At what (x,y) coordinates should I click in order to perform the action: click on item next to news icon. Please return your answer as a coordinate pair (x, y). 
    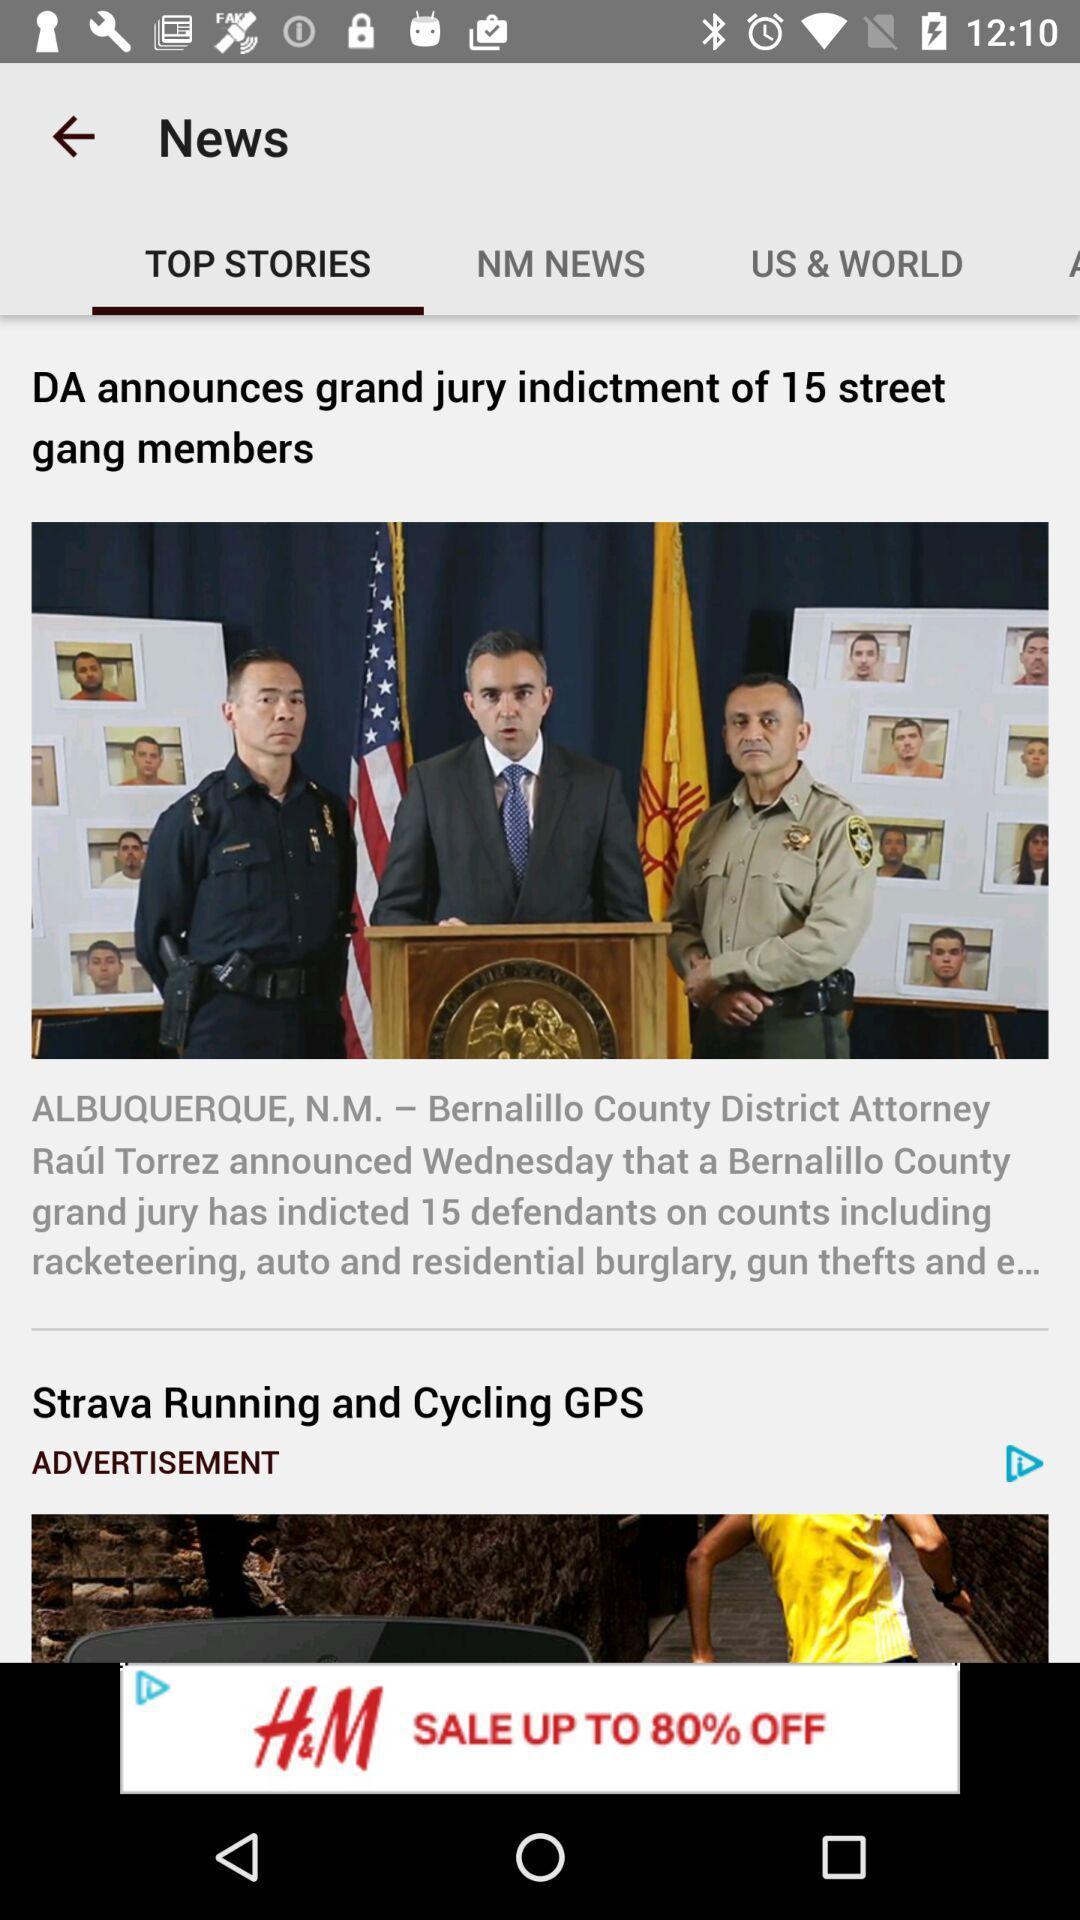
    Looking at the image, I should click on (72, 135).